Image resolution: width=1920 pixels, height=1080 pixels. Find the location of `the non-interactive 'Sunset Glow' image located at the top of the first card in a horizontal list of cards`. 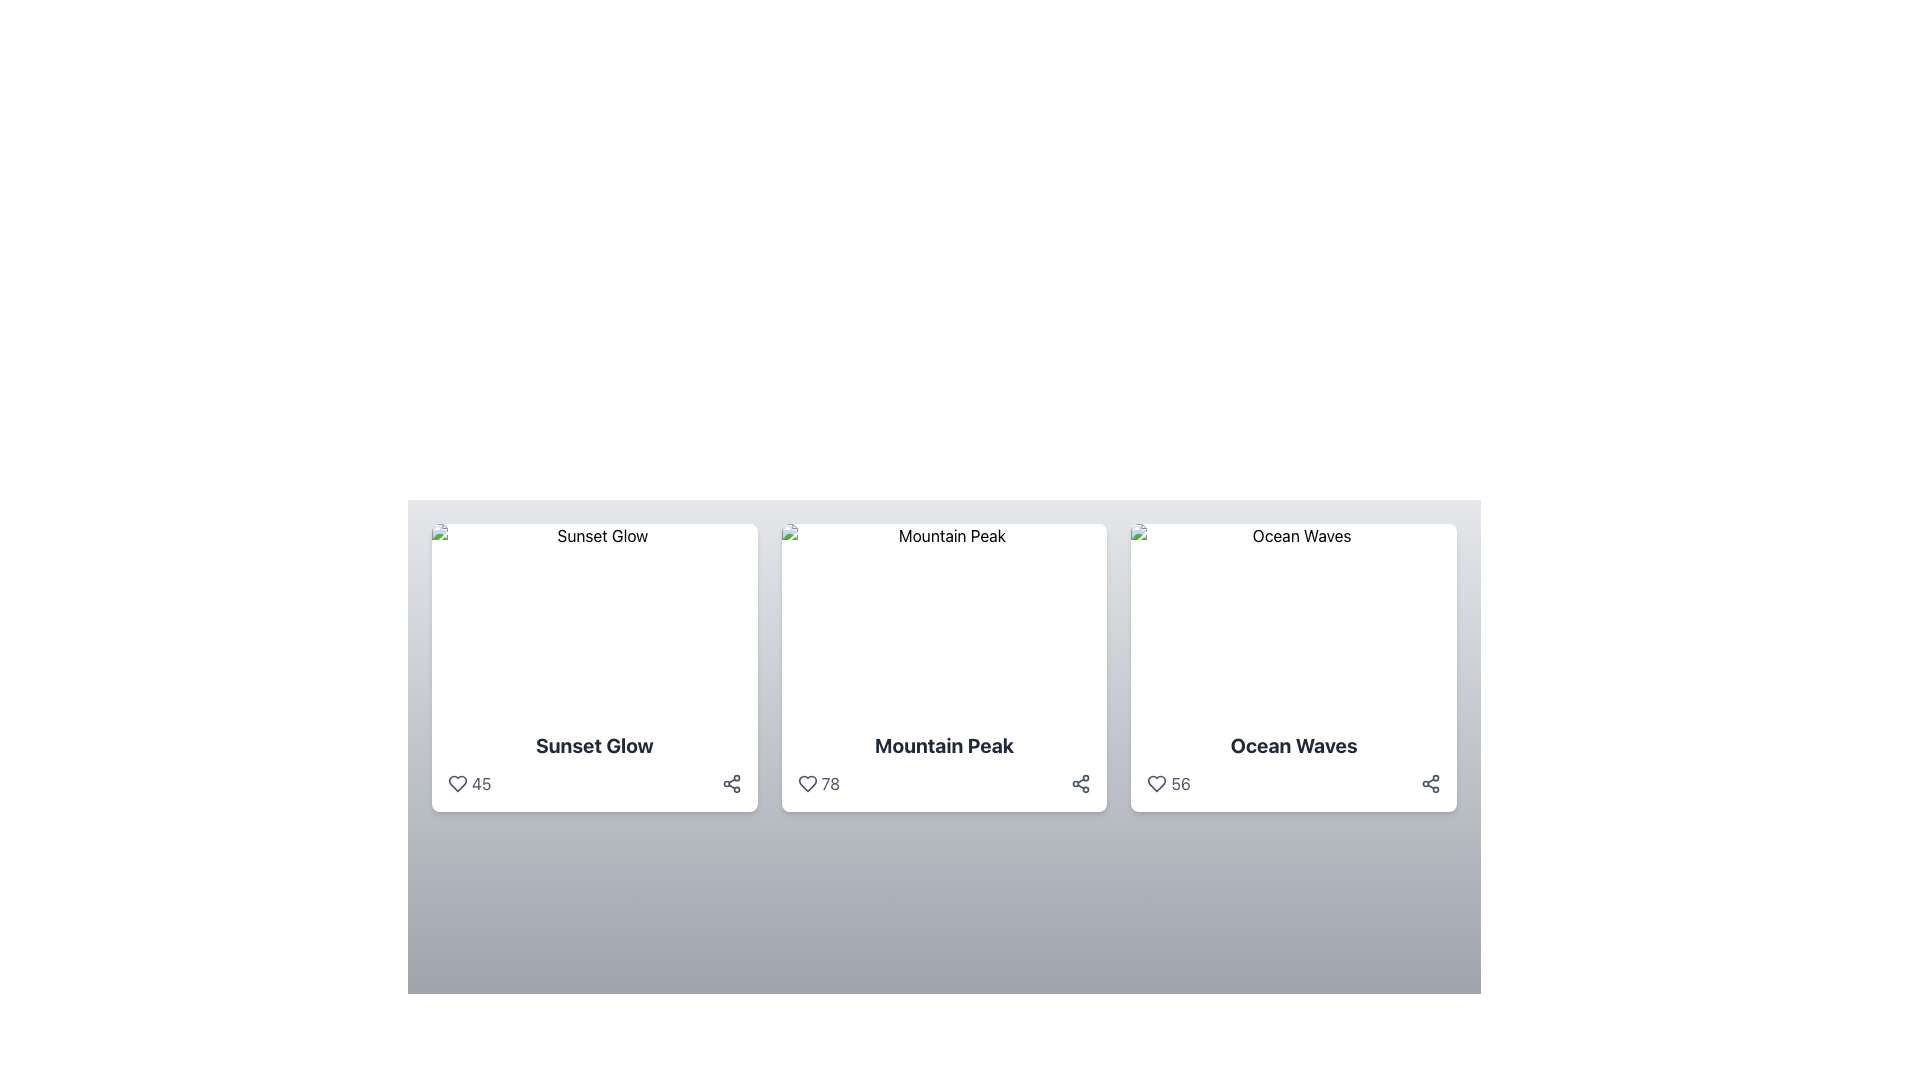

the non-interactive 'Sunset Glow' image located at the top of the first card in a horizontal list of cards is located at coordinates (593, 619).